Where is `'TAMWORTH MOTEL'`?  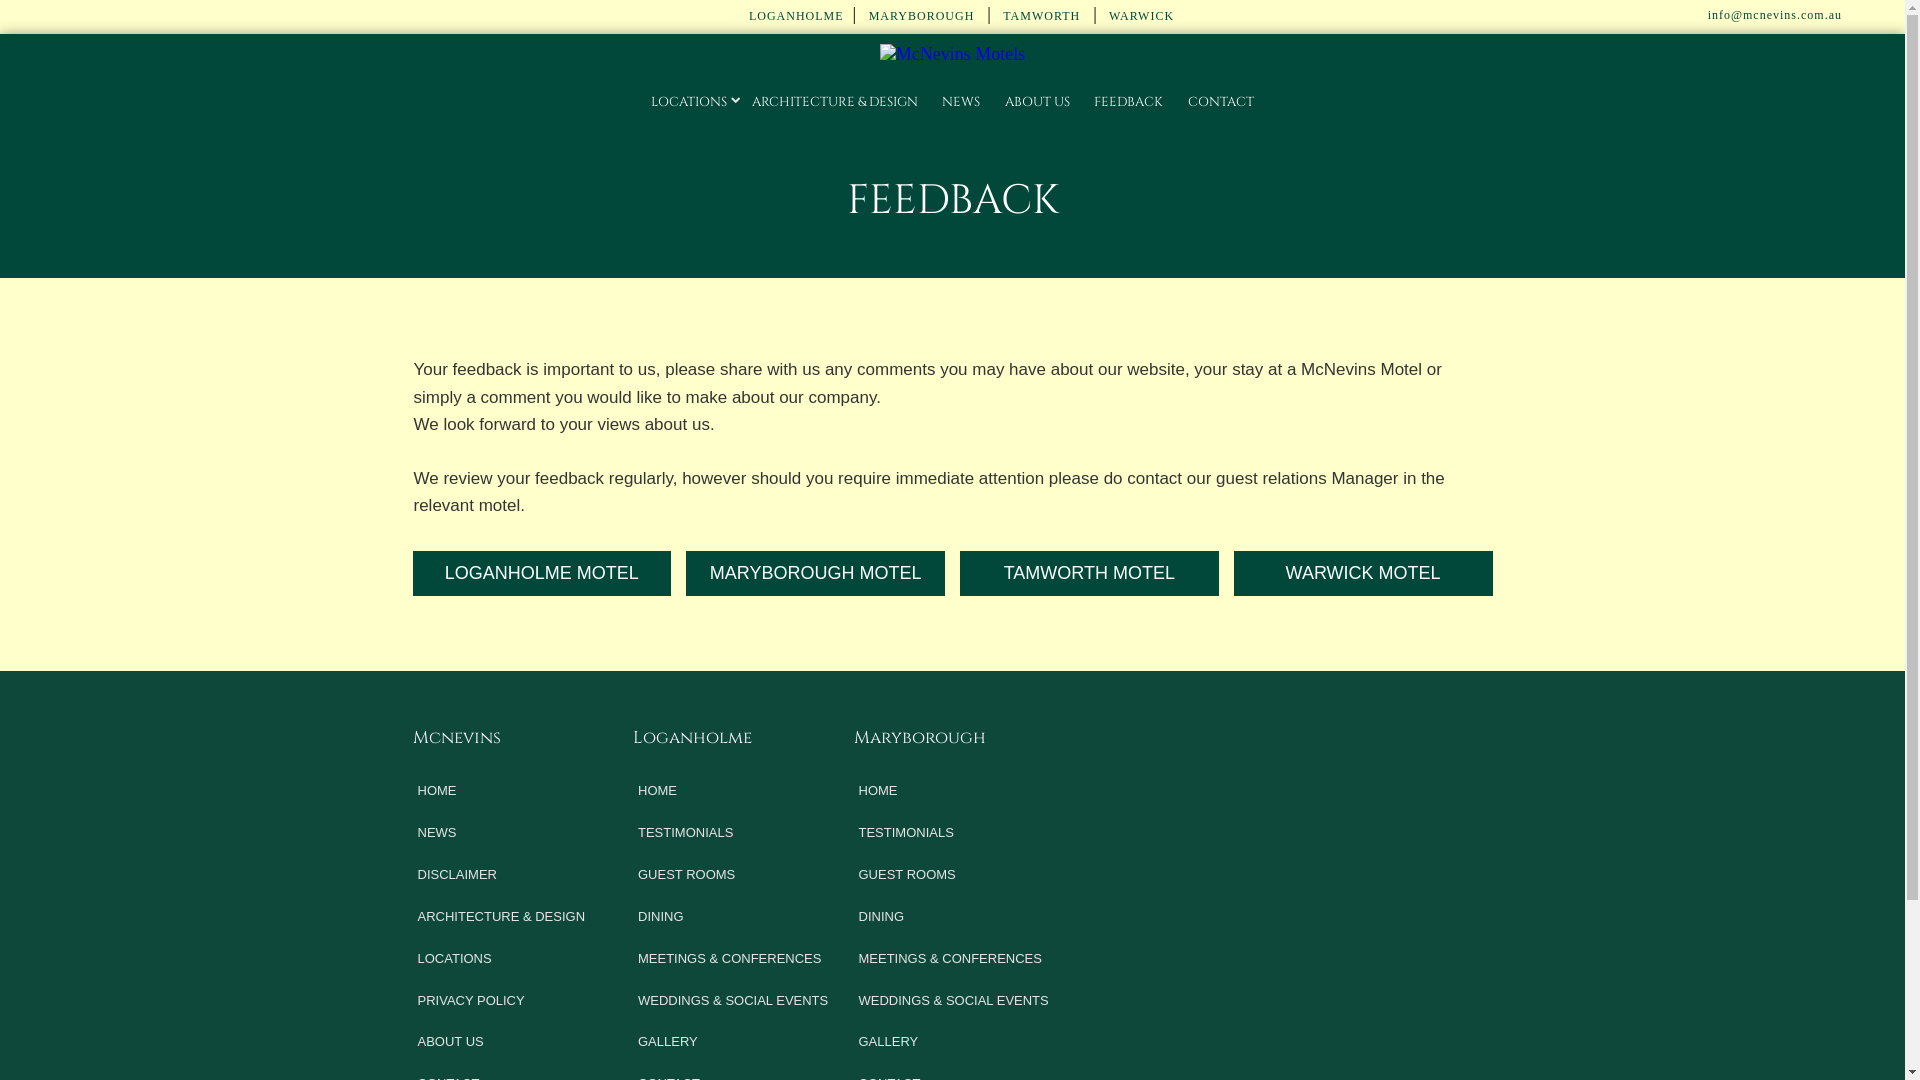 'TAMWORTH MOTEL' is located at coordinates (1088, 574).